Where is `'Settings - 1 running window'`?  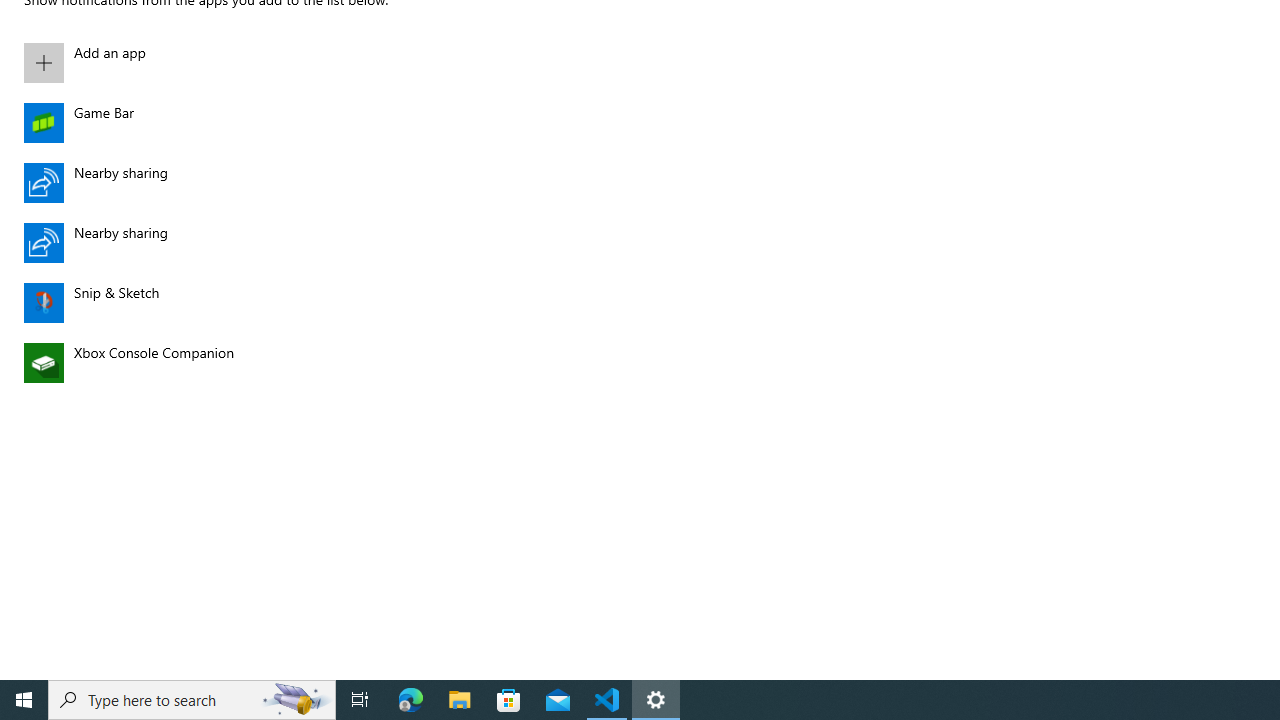
'Settings - 1 running window' is located at coordinates (656, 698).